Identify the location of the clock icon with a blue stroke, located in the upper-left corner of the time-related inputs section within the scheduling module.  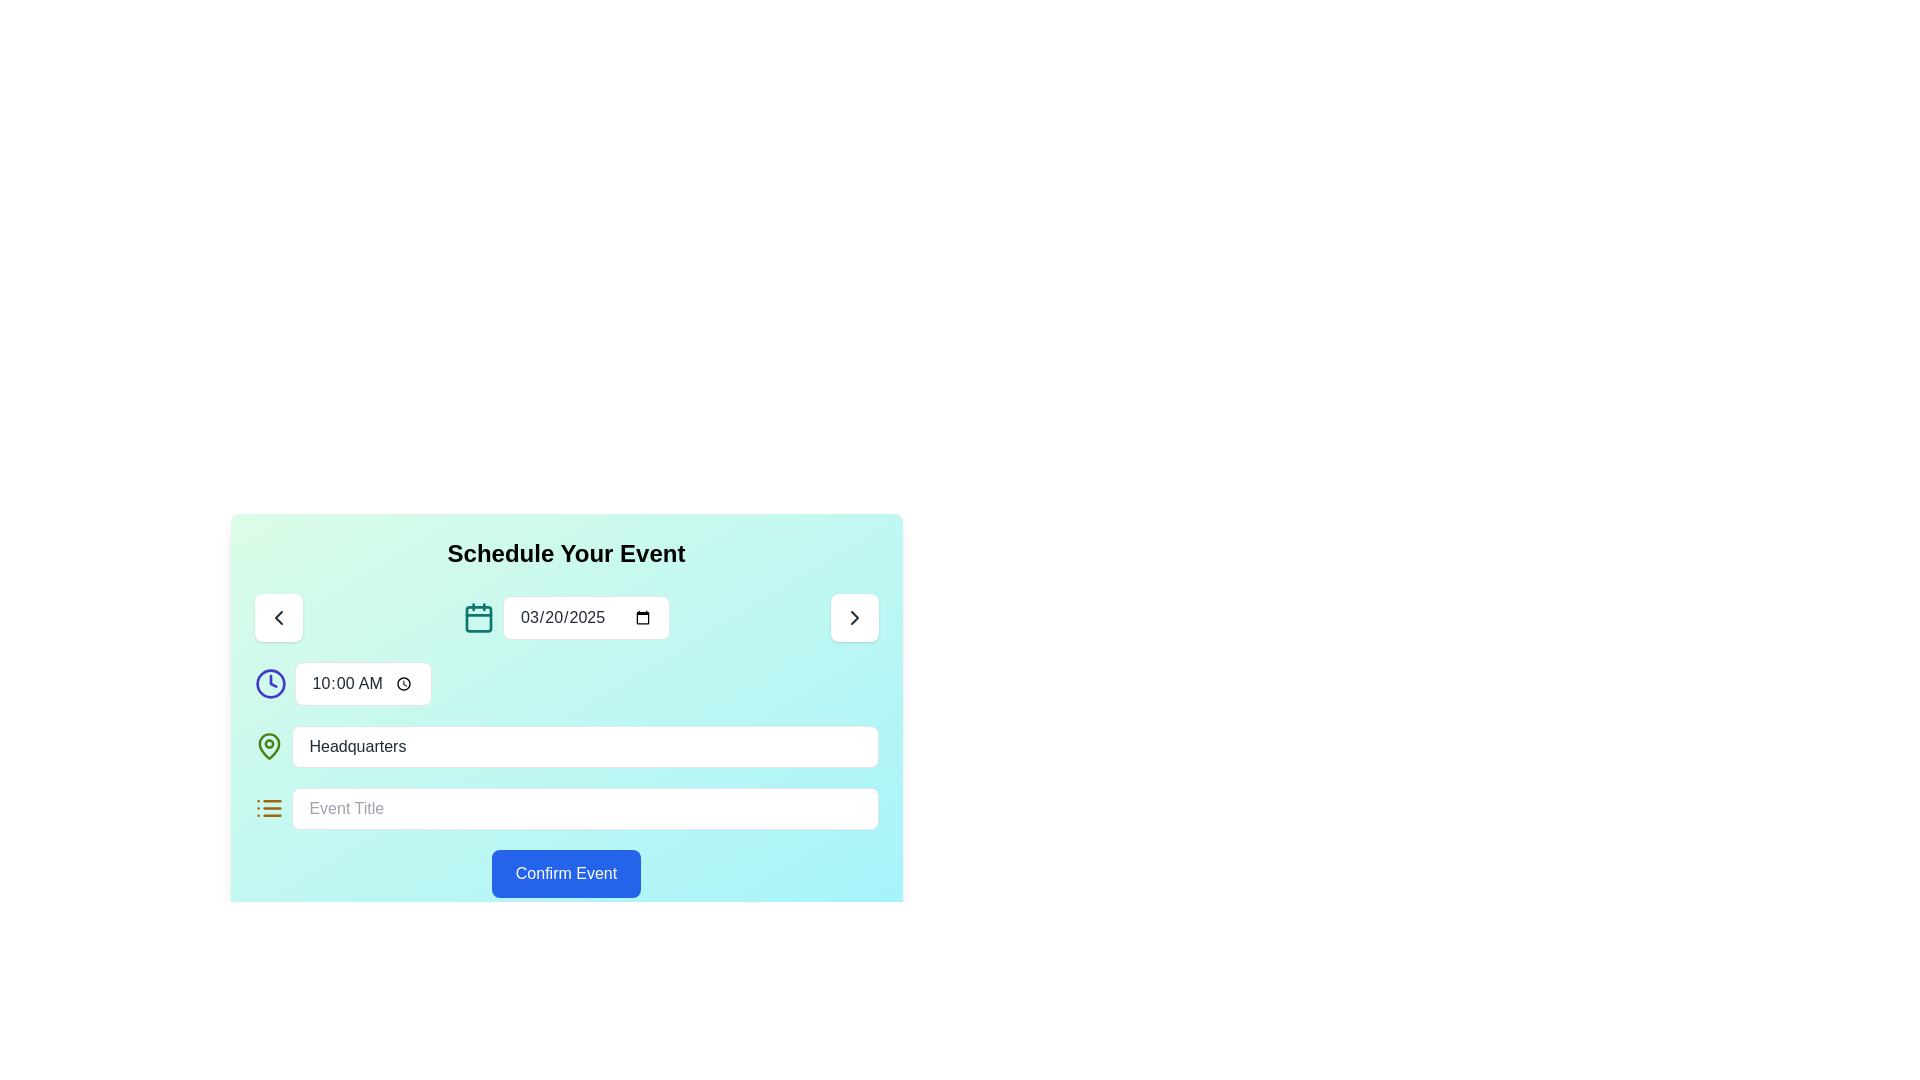
(269, 682).